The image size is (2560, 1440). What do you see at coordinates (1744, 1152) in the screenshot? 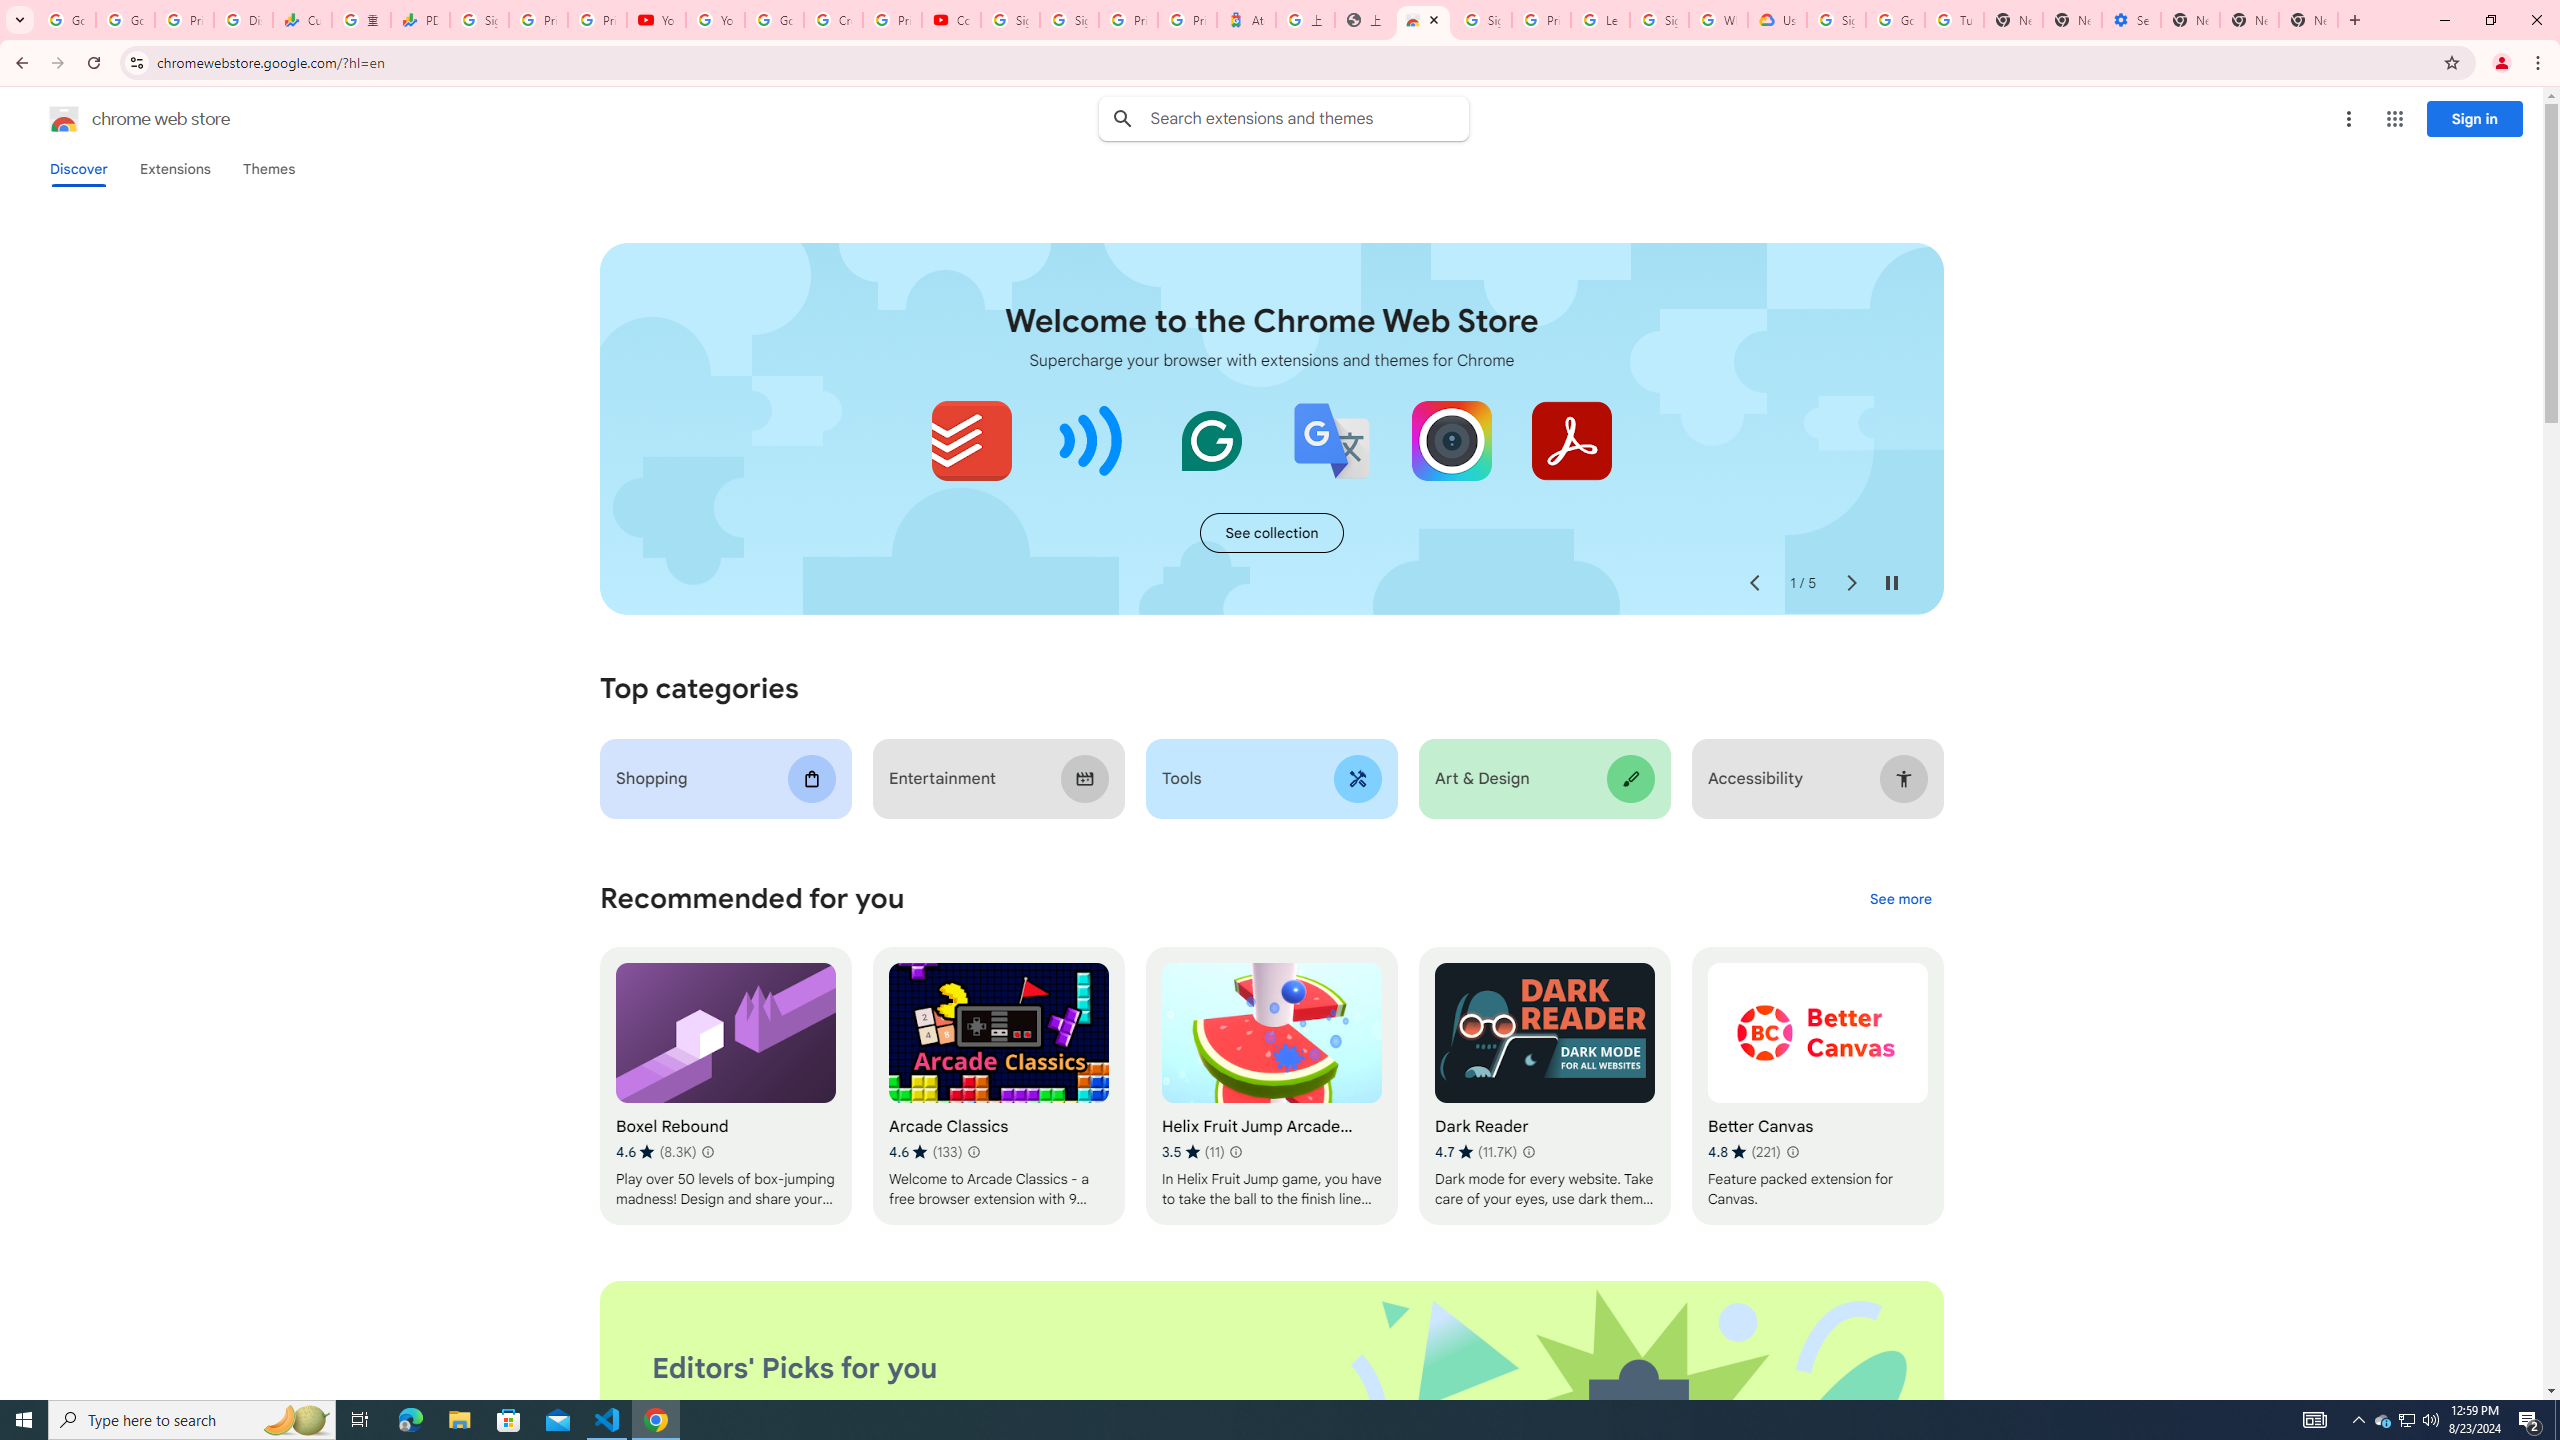
I see `'Average rating 4.8 out of 5 stars. 221 ratings.'` at bounding box center [1744, 1152].